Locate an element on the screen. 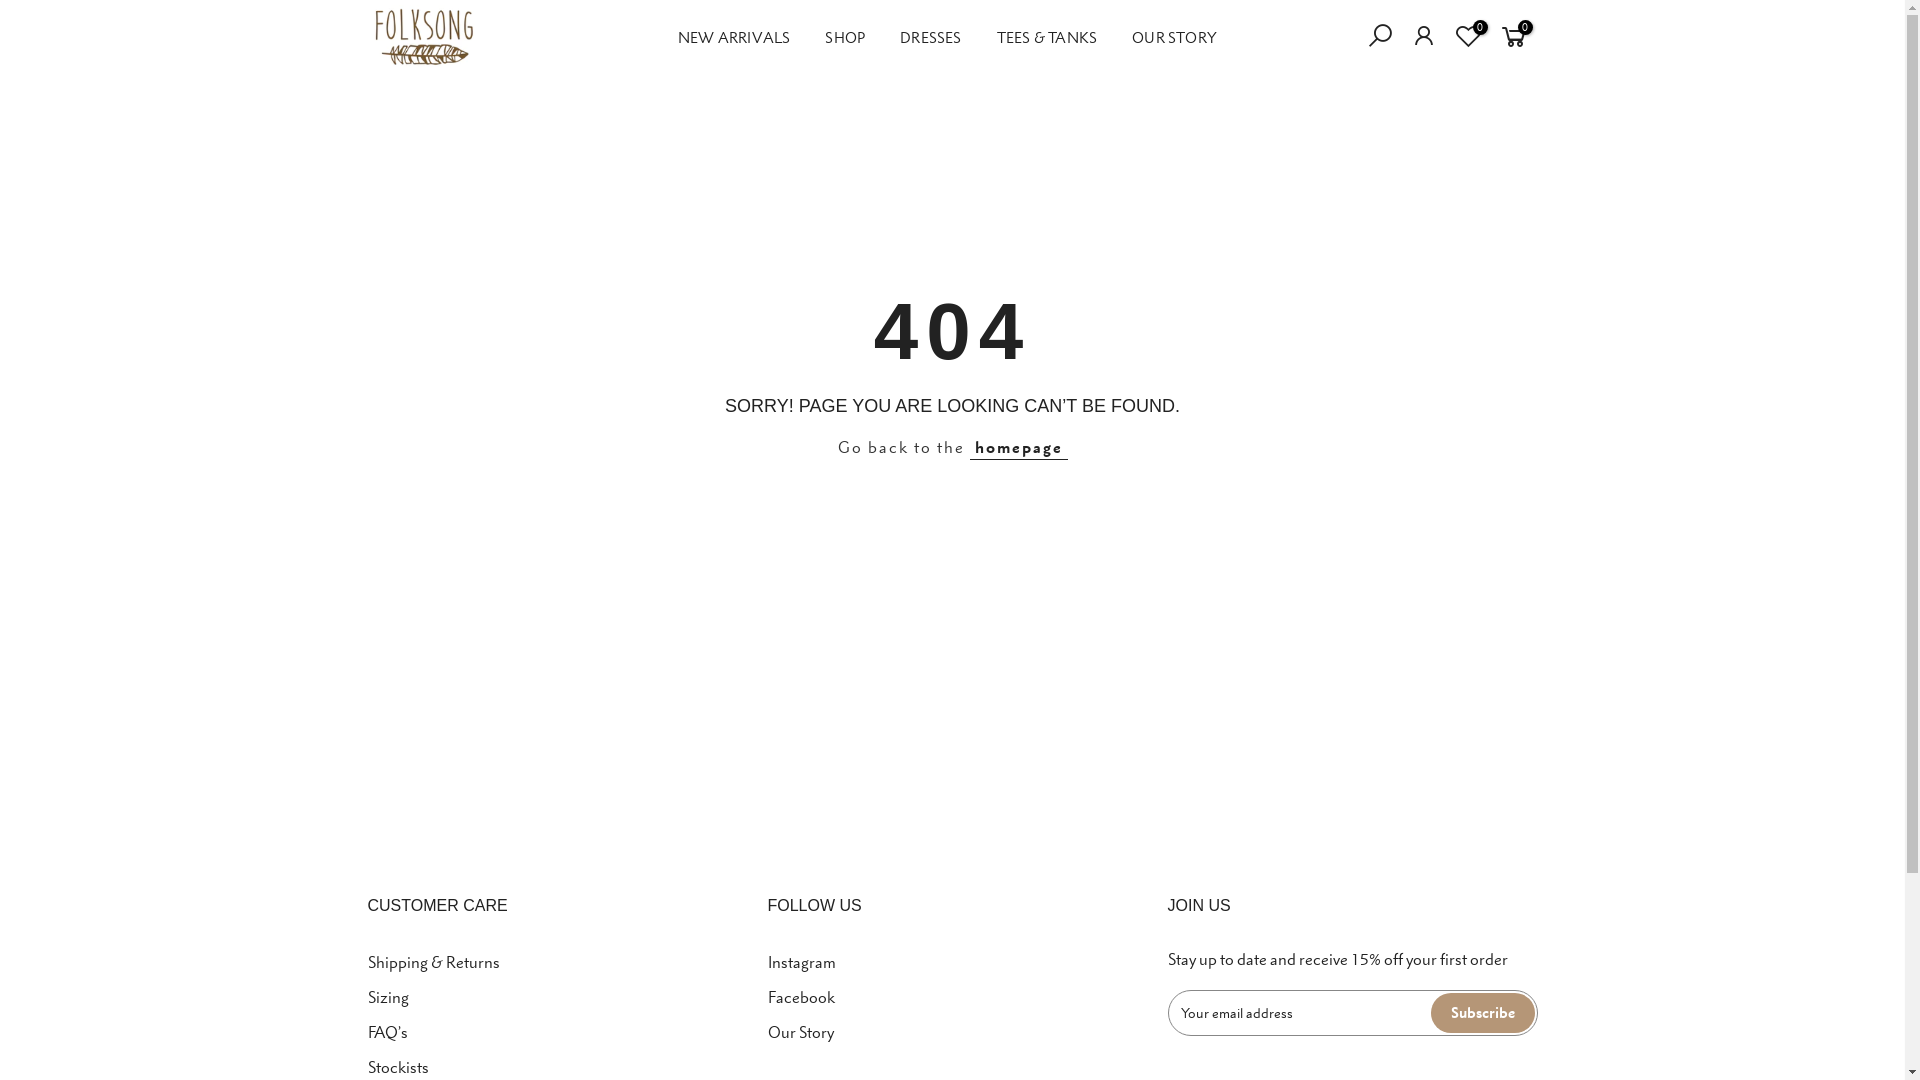 The height and width of the screenshot is (1080, 1920). 'Our Story' is located at coordinates (767, 1032).